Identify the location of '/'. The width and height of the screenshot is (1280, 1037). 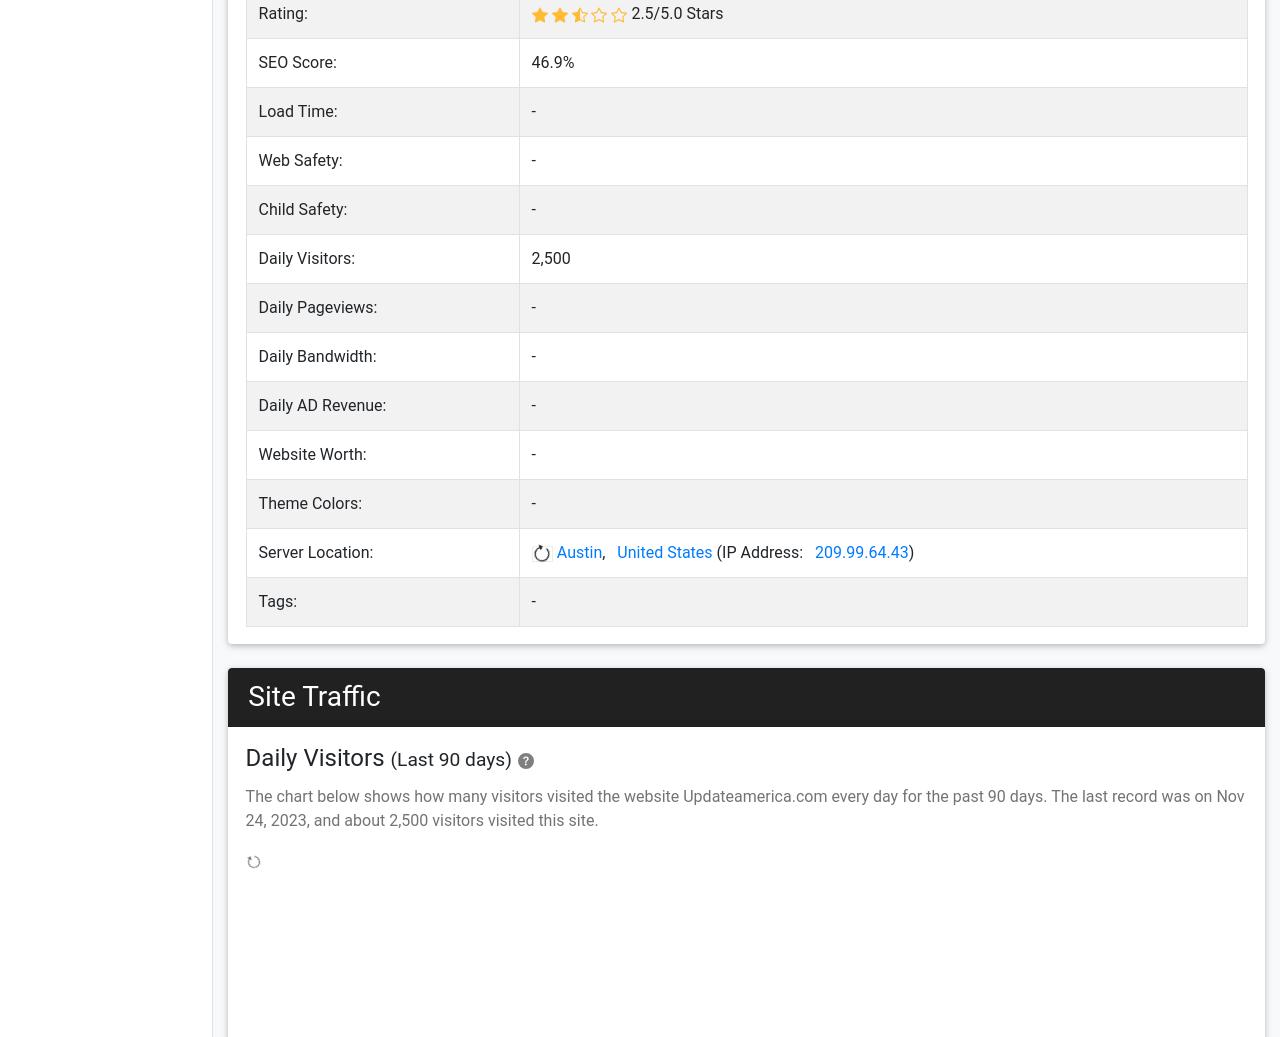
(656, 11).